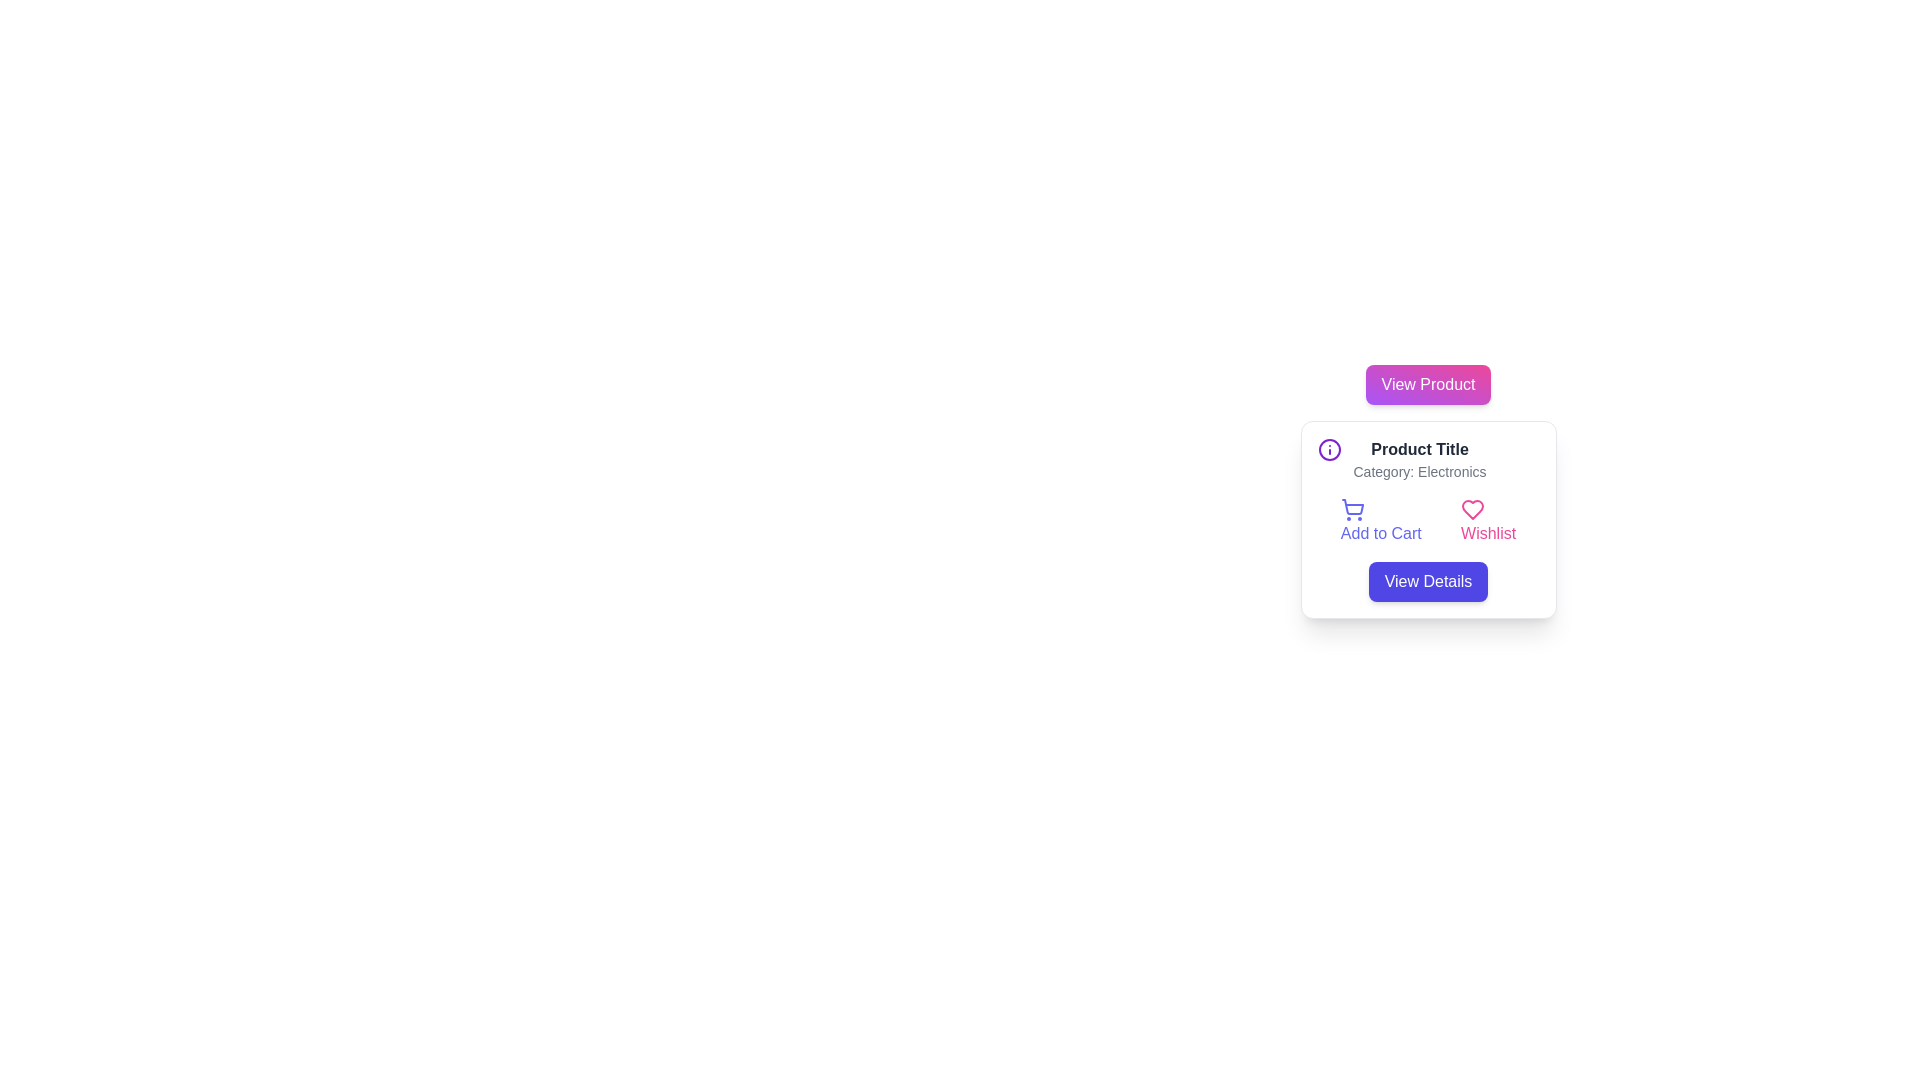 The height and width of the screenshot is (1080, 1920). Describe the element at coordinates (1329, 450) in the screenshot. I see `the information icon` at that location.